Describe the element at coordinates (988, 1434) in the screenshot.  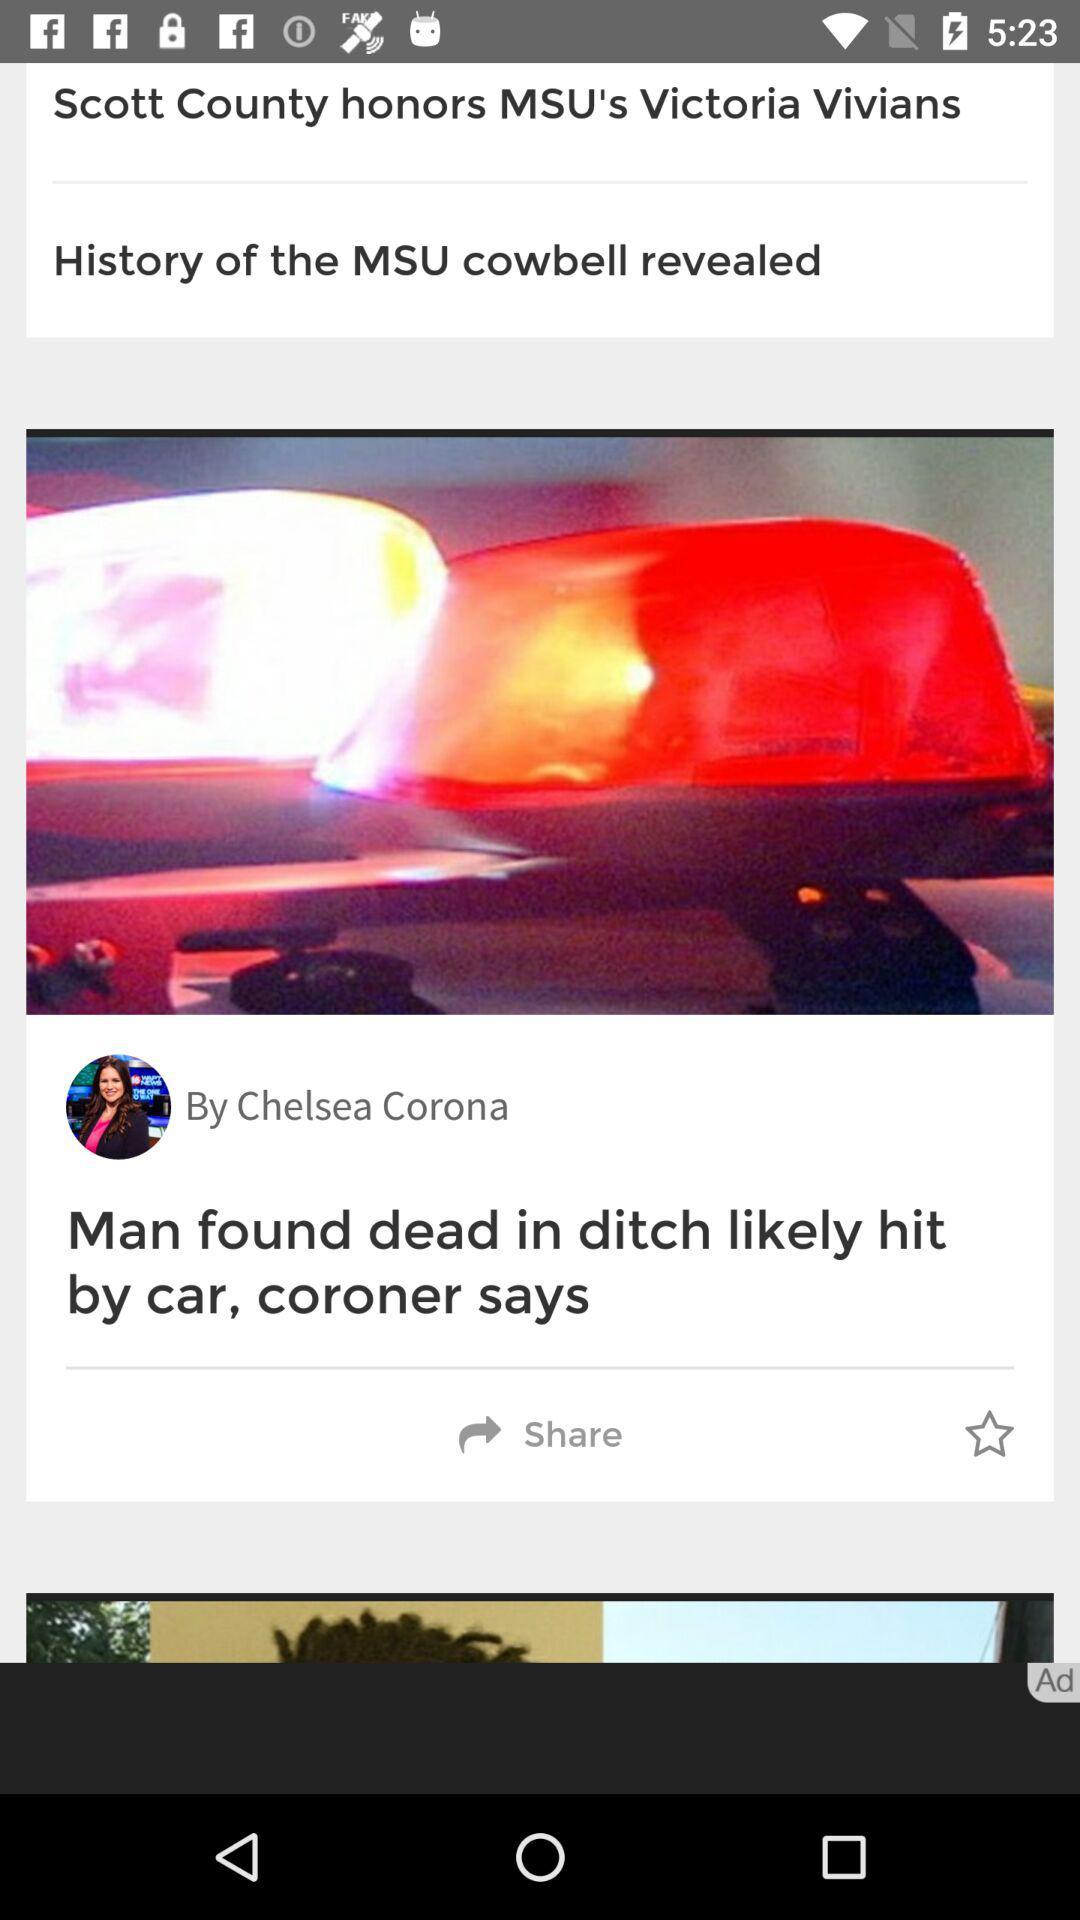
I see `icon to the right of the share item` at that location.